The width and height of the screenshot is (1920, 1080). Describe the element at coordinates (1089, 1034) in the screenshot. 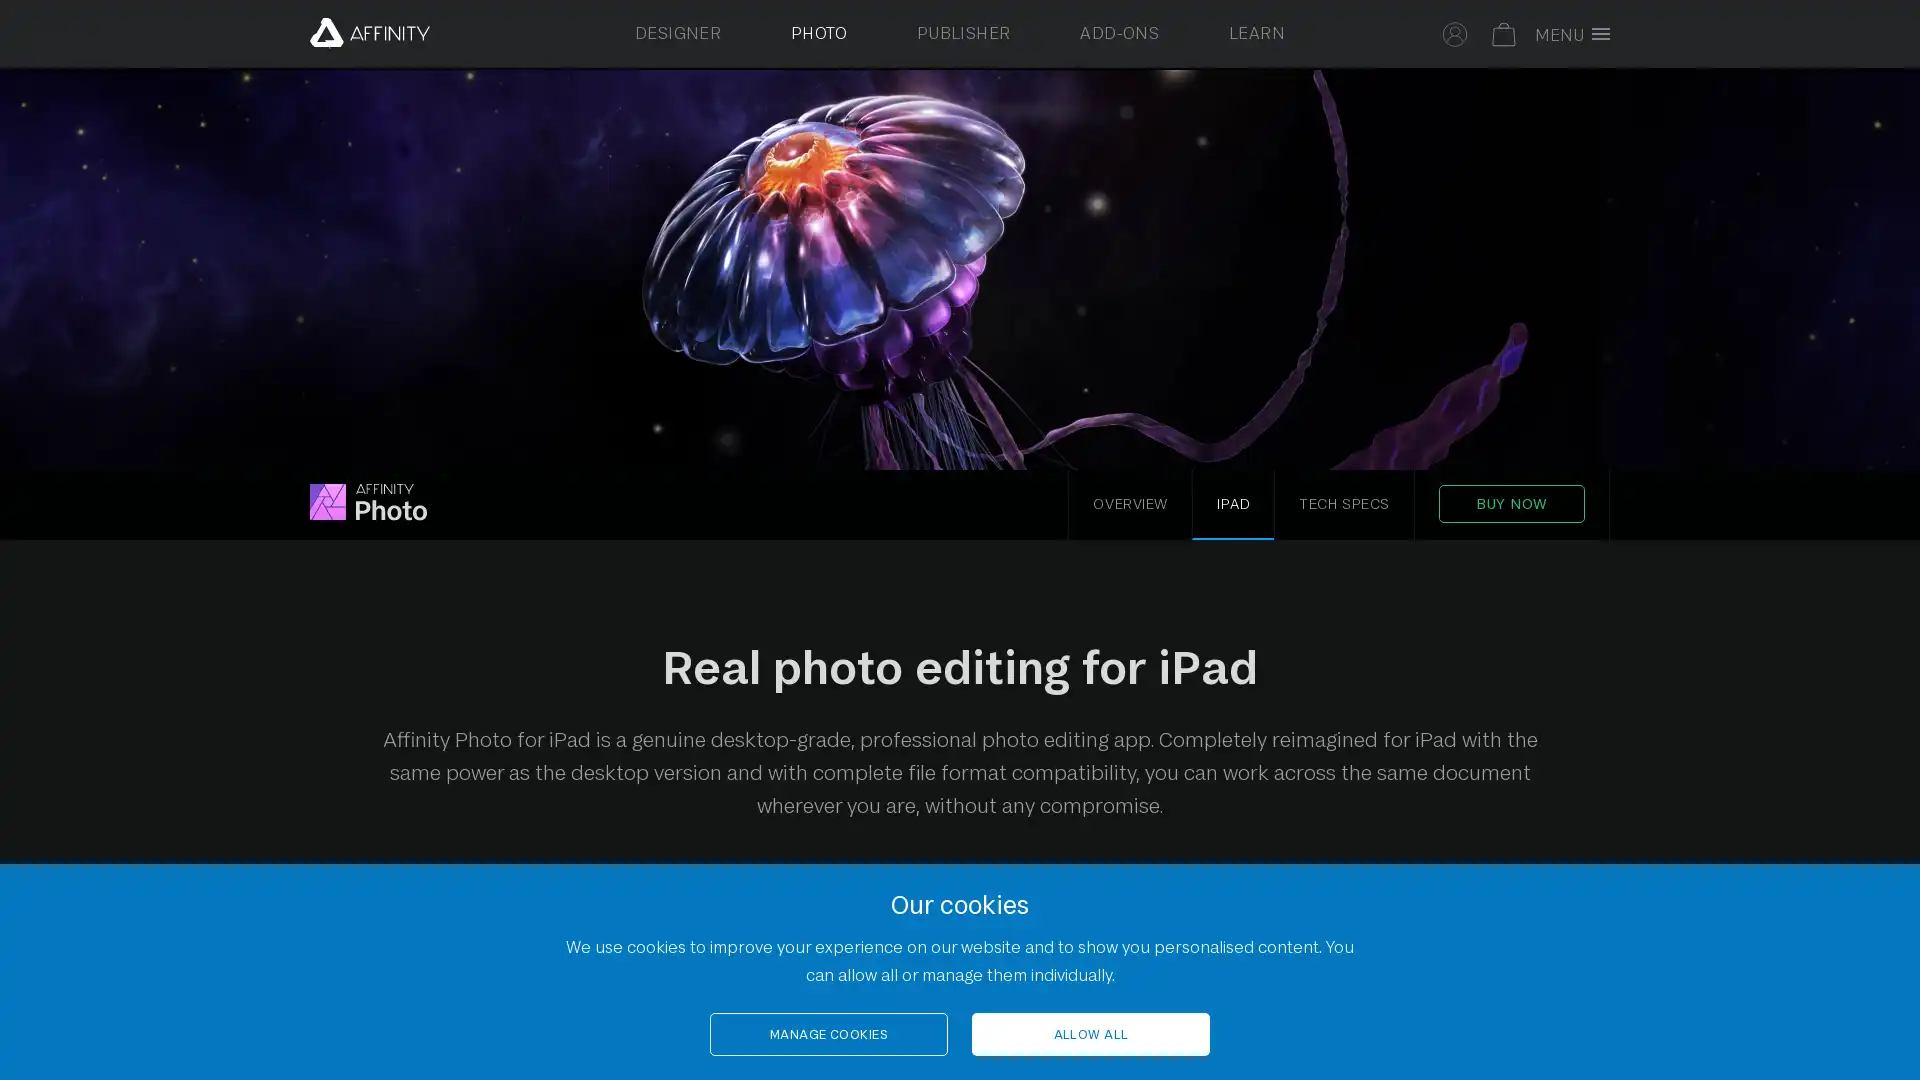

I see `ALLOW ALL` at that location.